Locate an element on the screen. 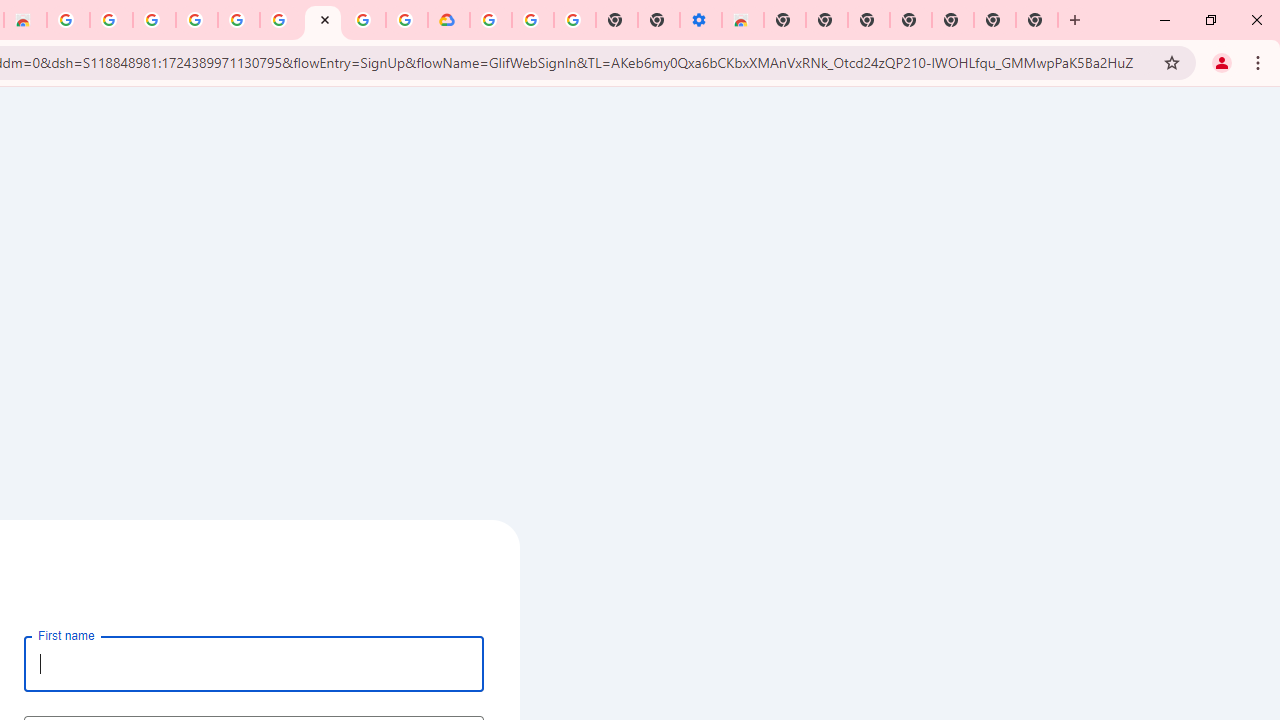  'Settings - Accessibility' is located at coordinates (700, 20).